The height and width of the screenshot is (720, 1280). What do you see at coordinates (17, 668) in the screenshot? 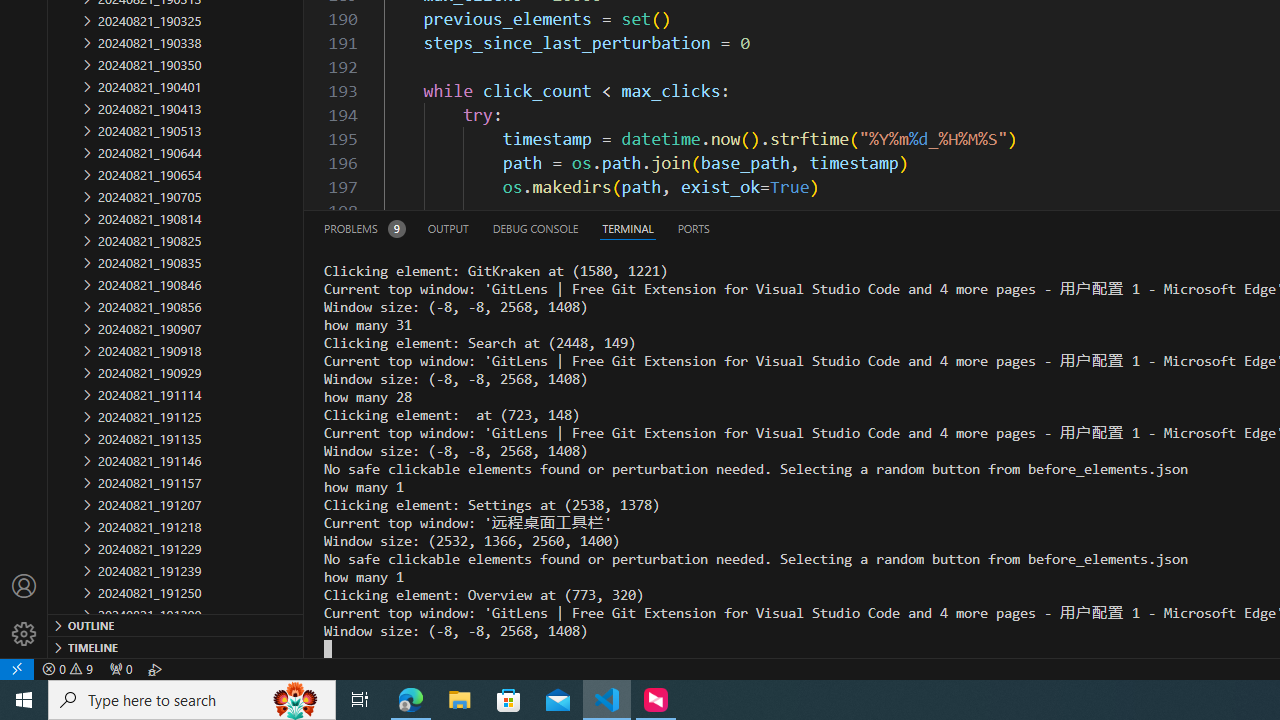
I see `'remote'` at bounding box center [17, 668].